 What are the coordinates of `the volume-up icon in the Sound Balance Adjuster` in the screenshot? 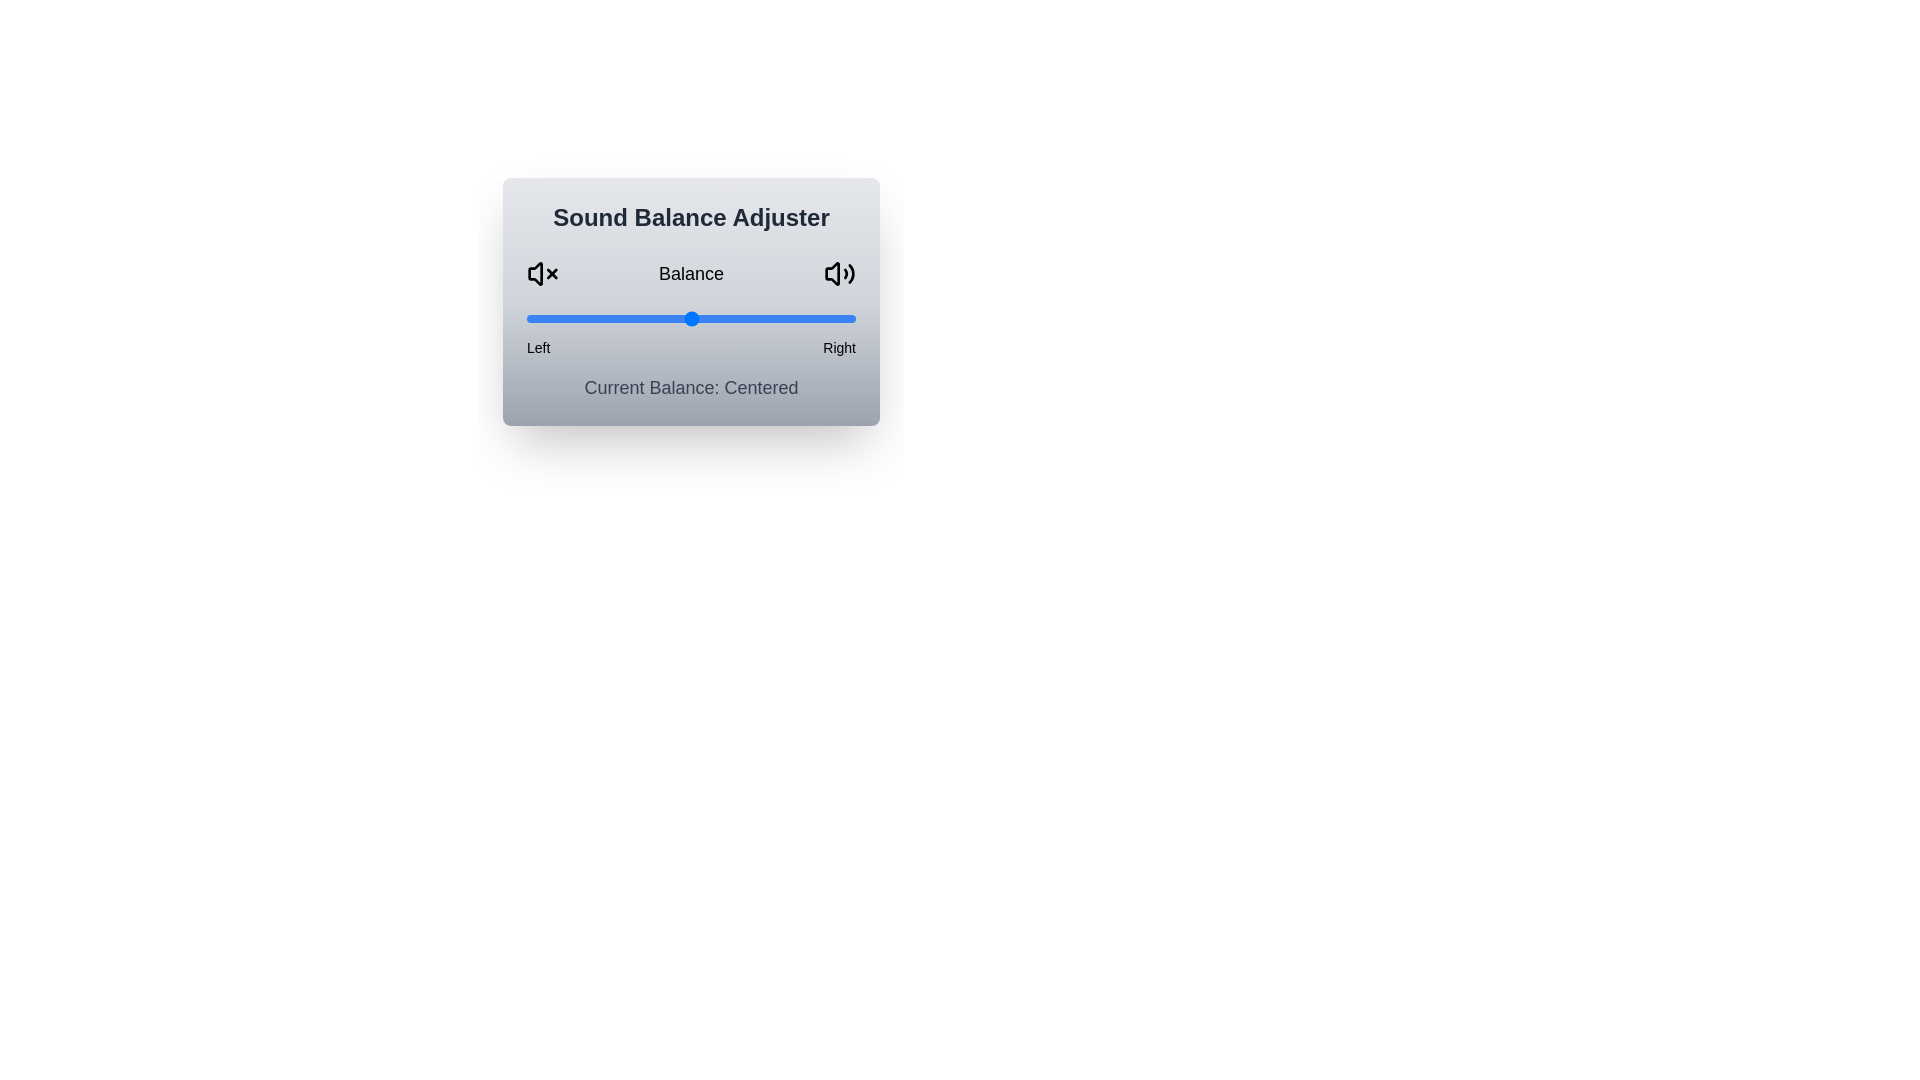 It's located at (840, 273).